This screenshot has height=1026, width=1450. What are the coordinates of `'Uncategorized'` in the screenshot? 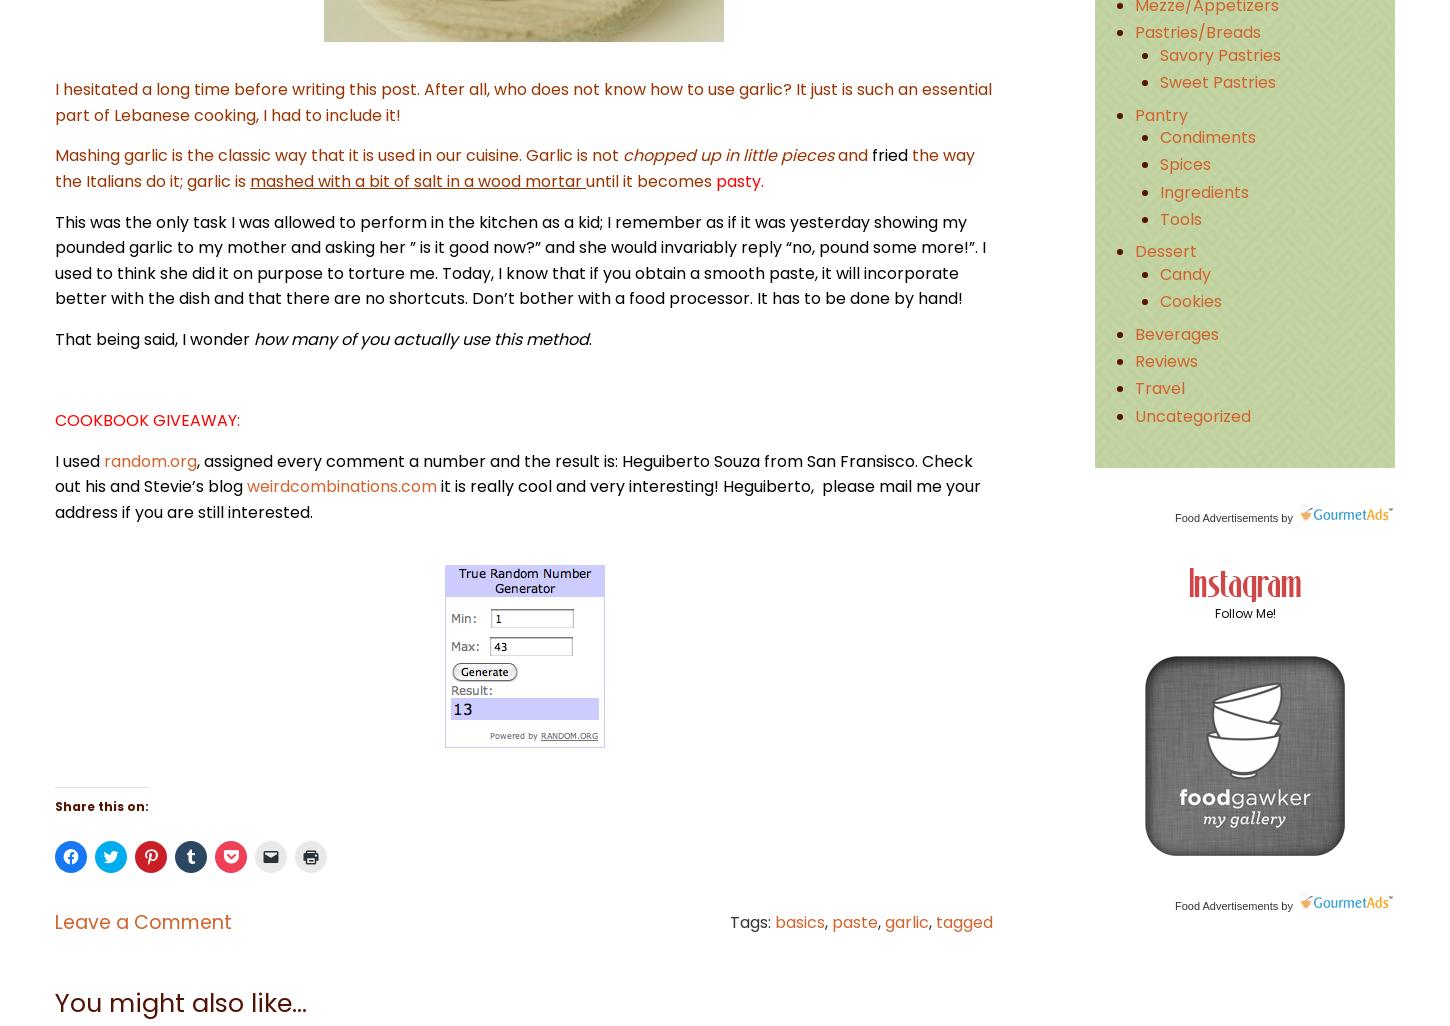 It's located at (1192, 415).